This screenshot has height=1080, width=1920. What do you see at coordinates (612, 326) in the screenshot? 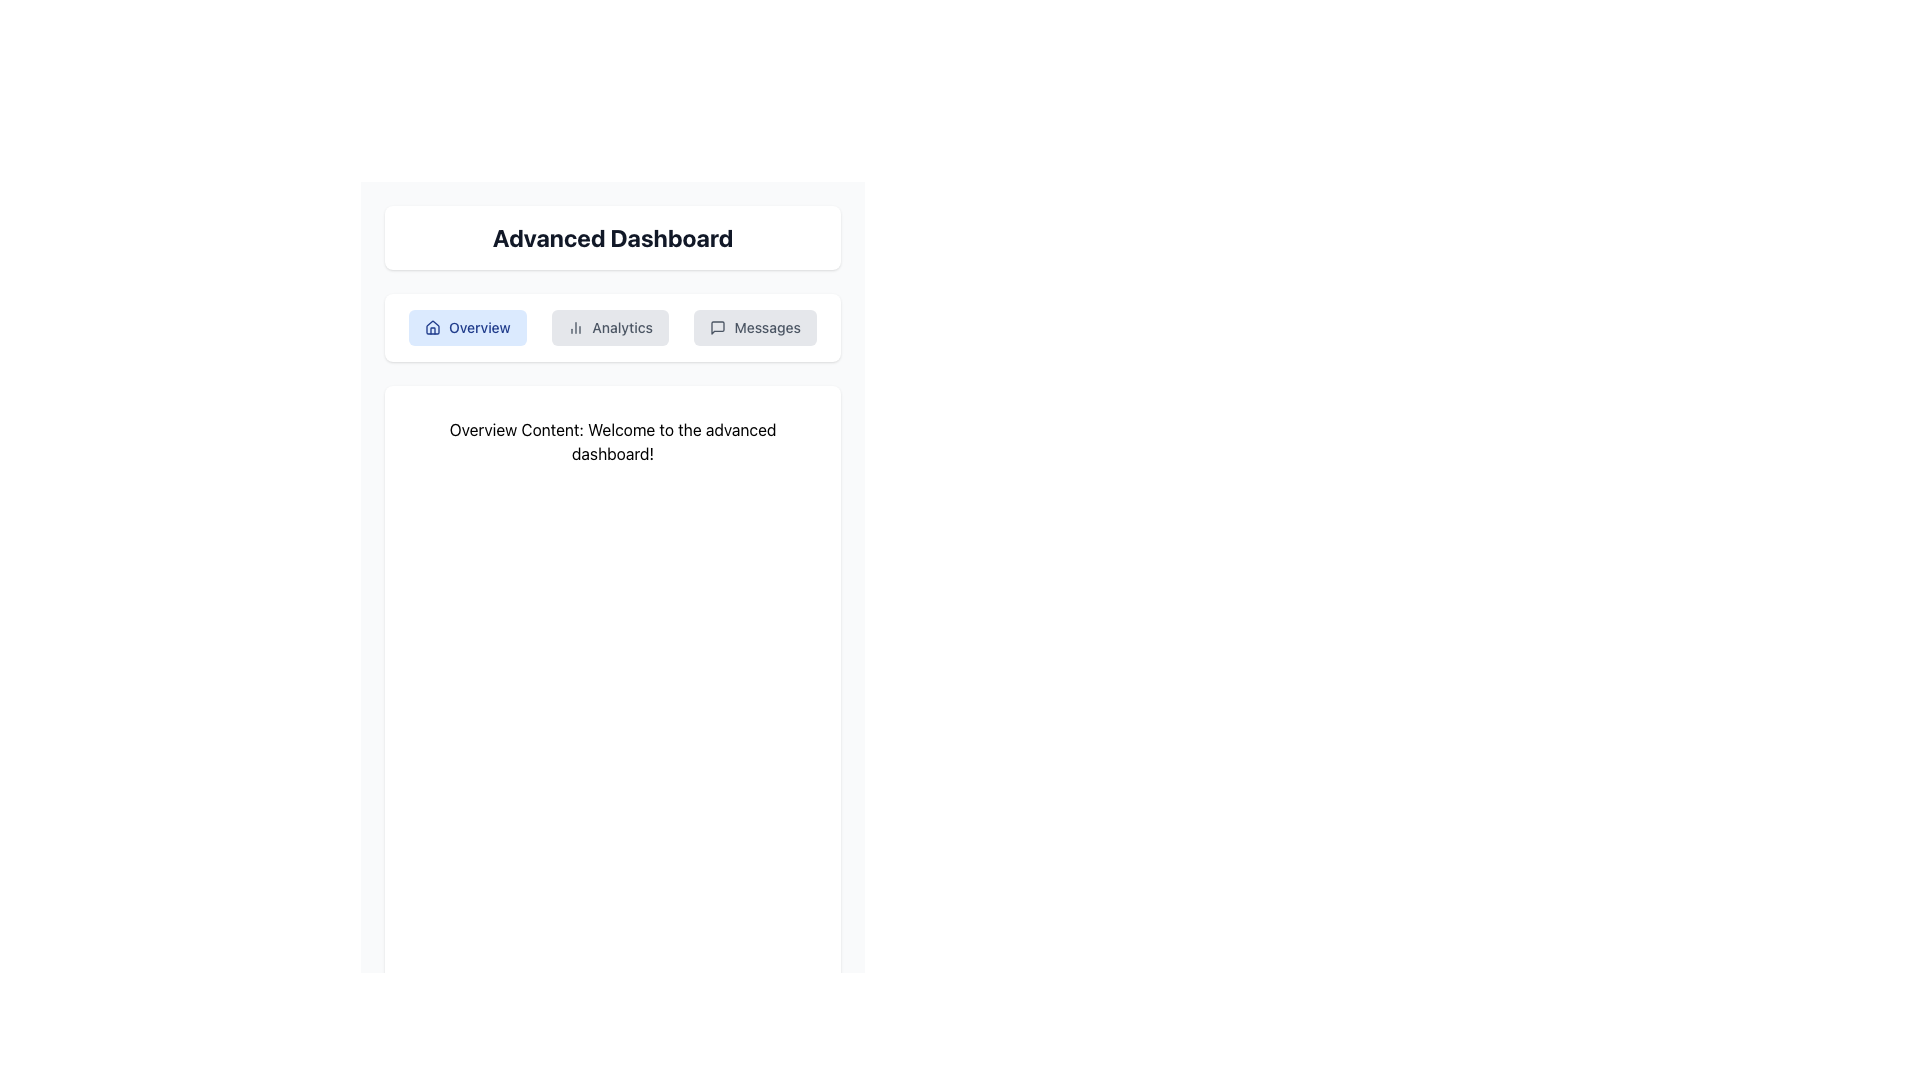
I see `the 'Analytics' button located in the navigation bar, positioned between 'Overview' and 'Messages', to trigger visual feedback` at bounding box center [612, 326].